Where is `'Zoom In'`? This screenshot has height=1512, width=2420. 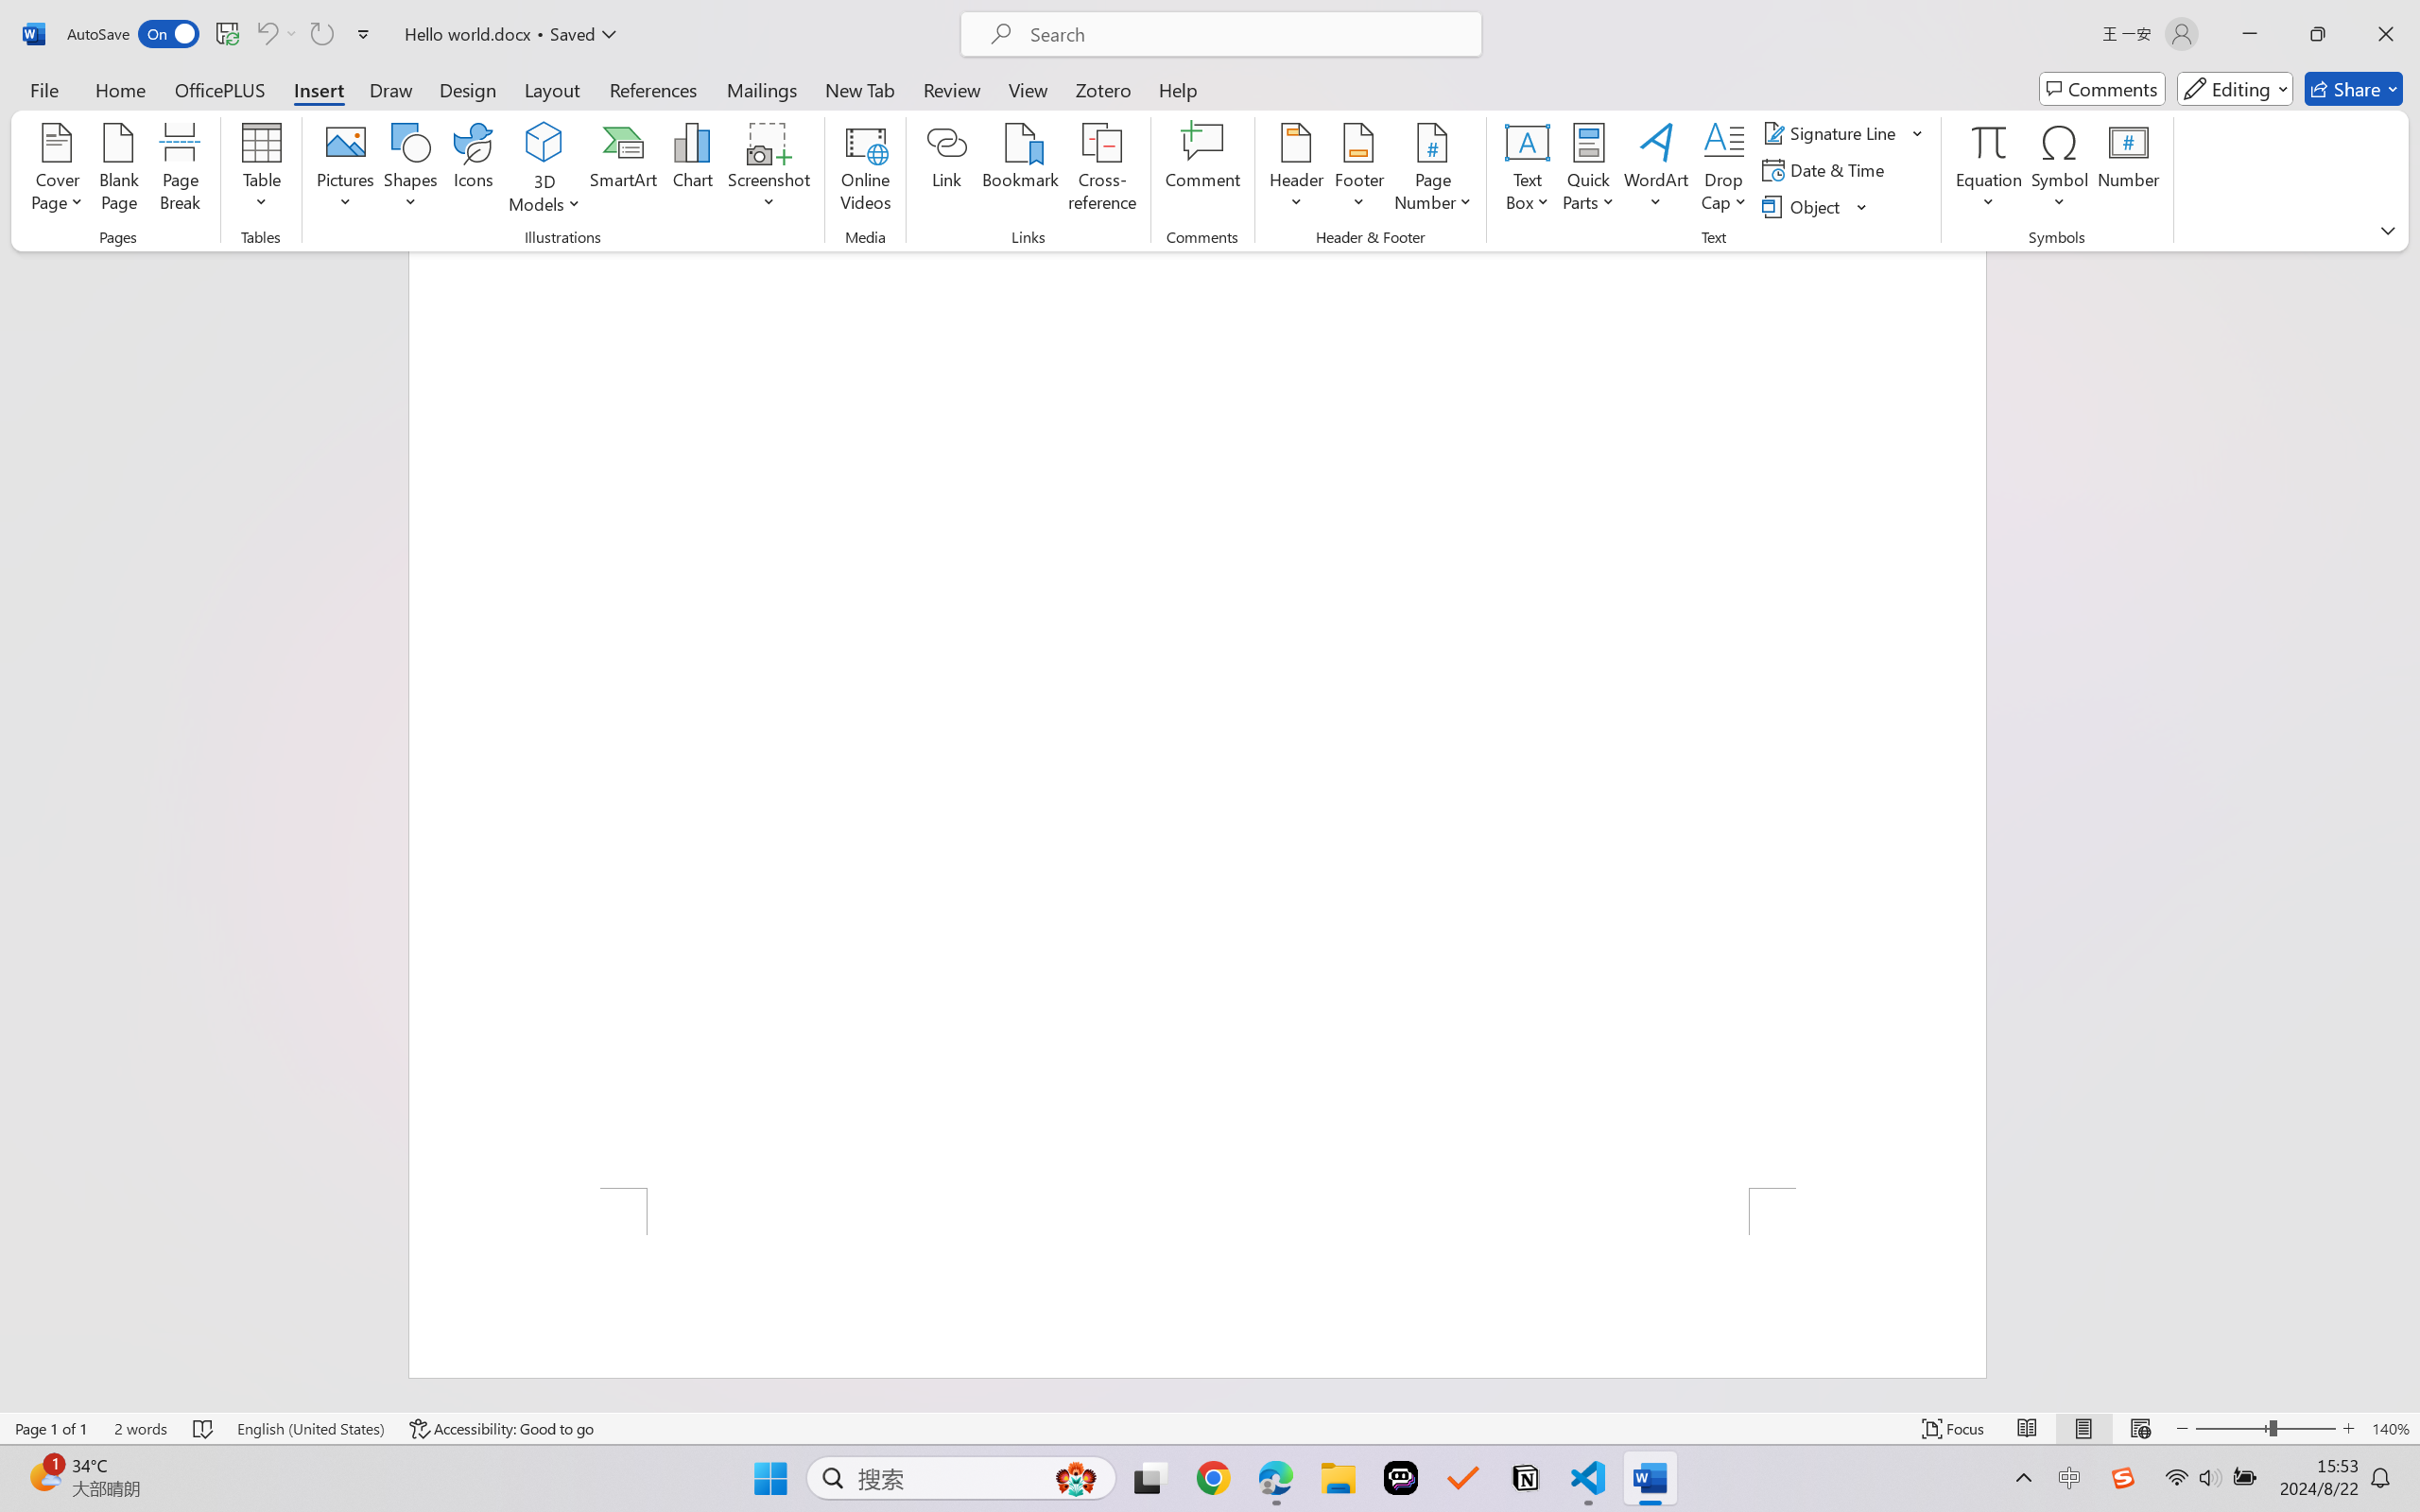 'Zoom In' is located at coordinates (2348, 1428).